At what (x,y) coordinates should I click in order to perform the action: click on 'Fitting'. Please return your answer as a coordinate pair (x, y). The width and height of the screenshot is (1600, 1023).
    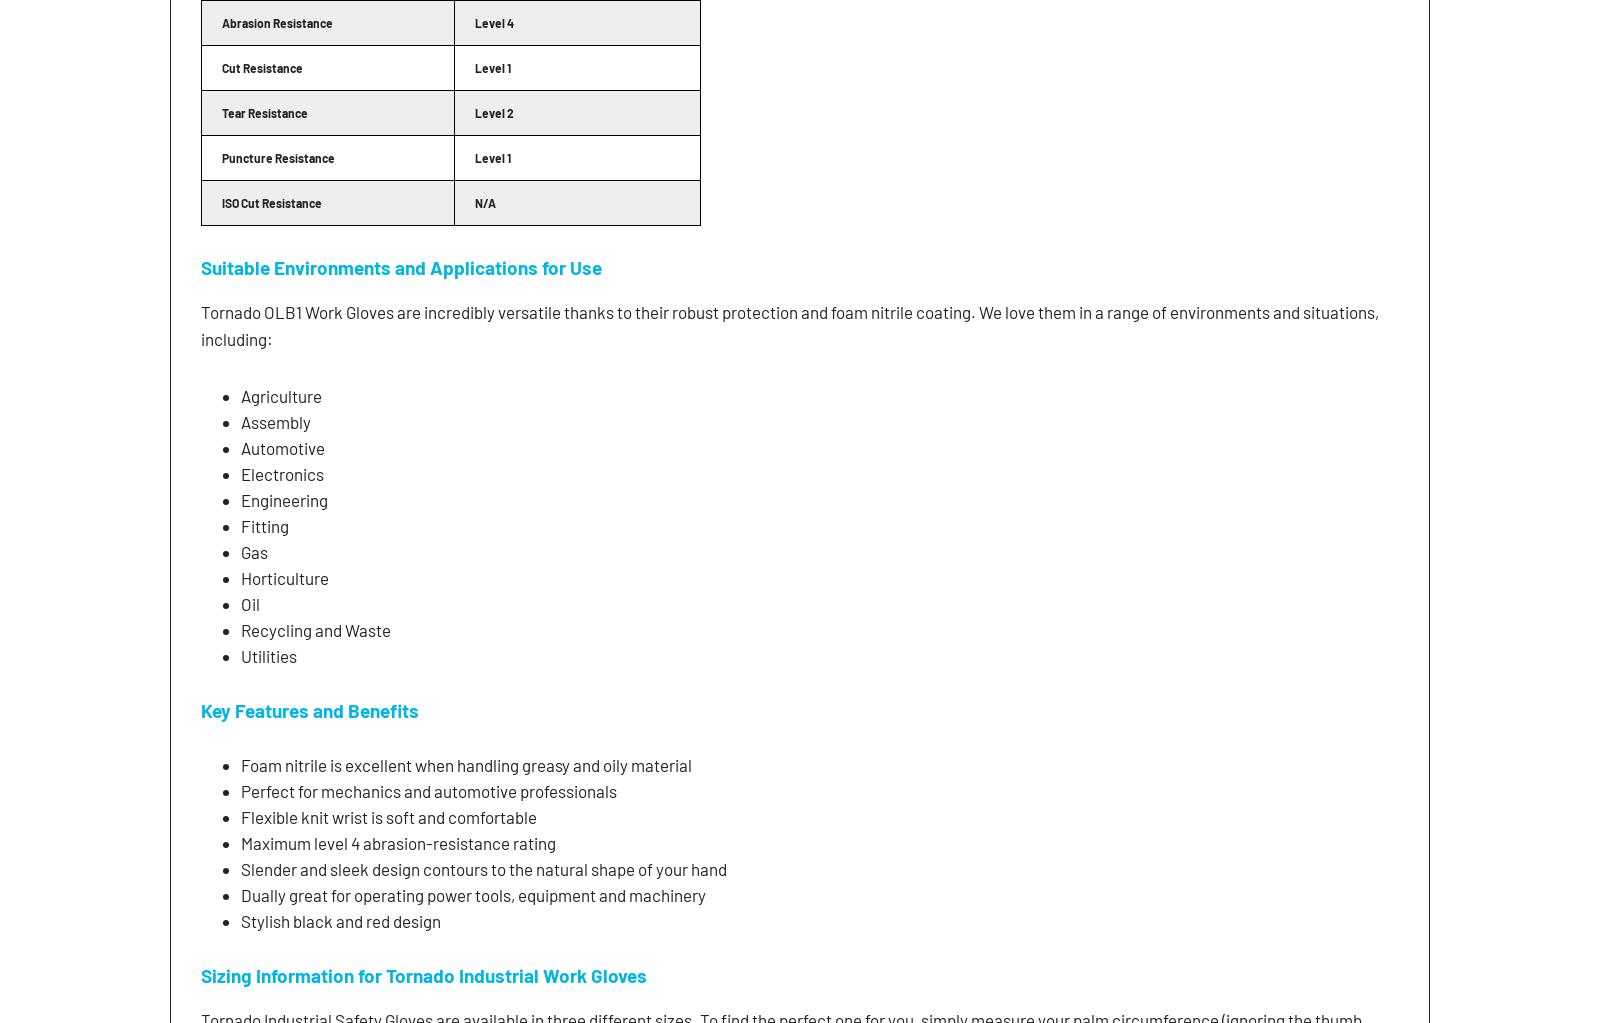
    Looking at the image, I should click on (264, 525).